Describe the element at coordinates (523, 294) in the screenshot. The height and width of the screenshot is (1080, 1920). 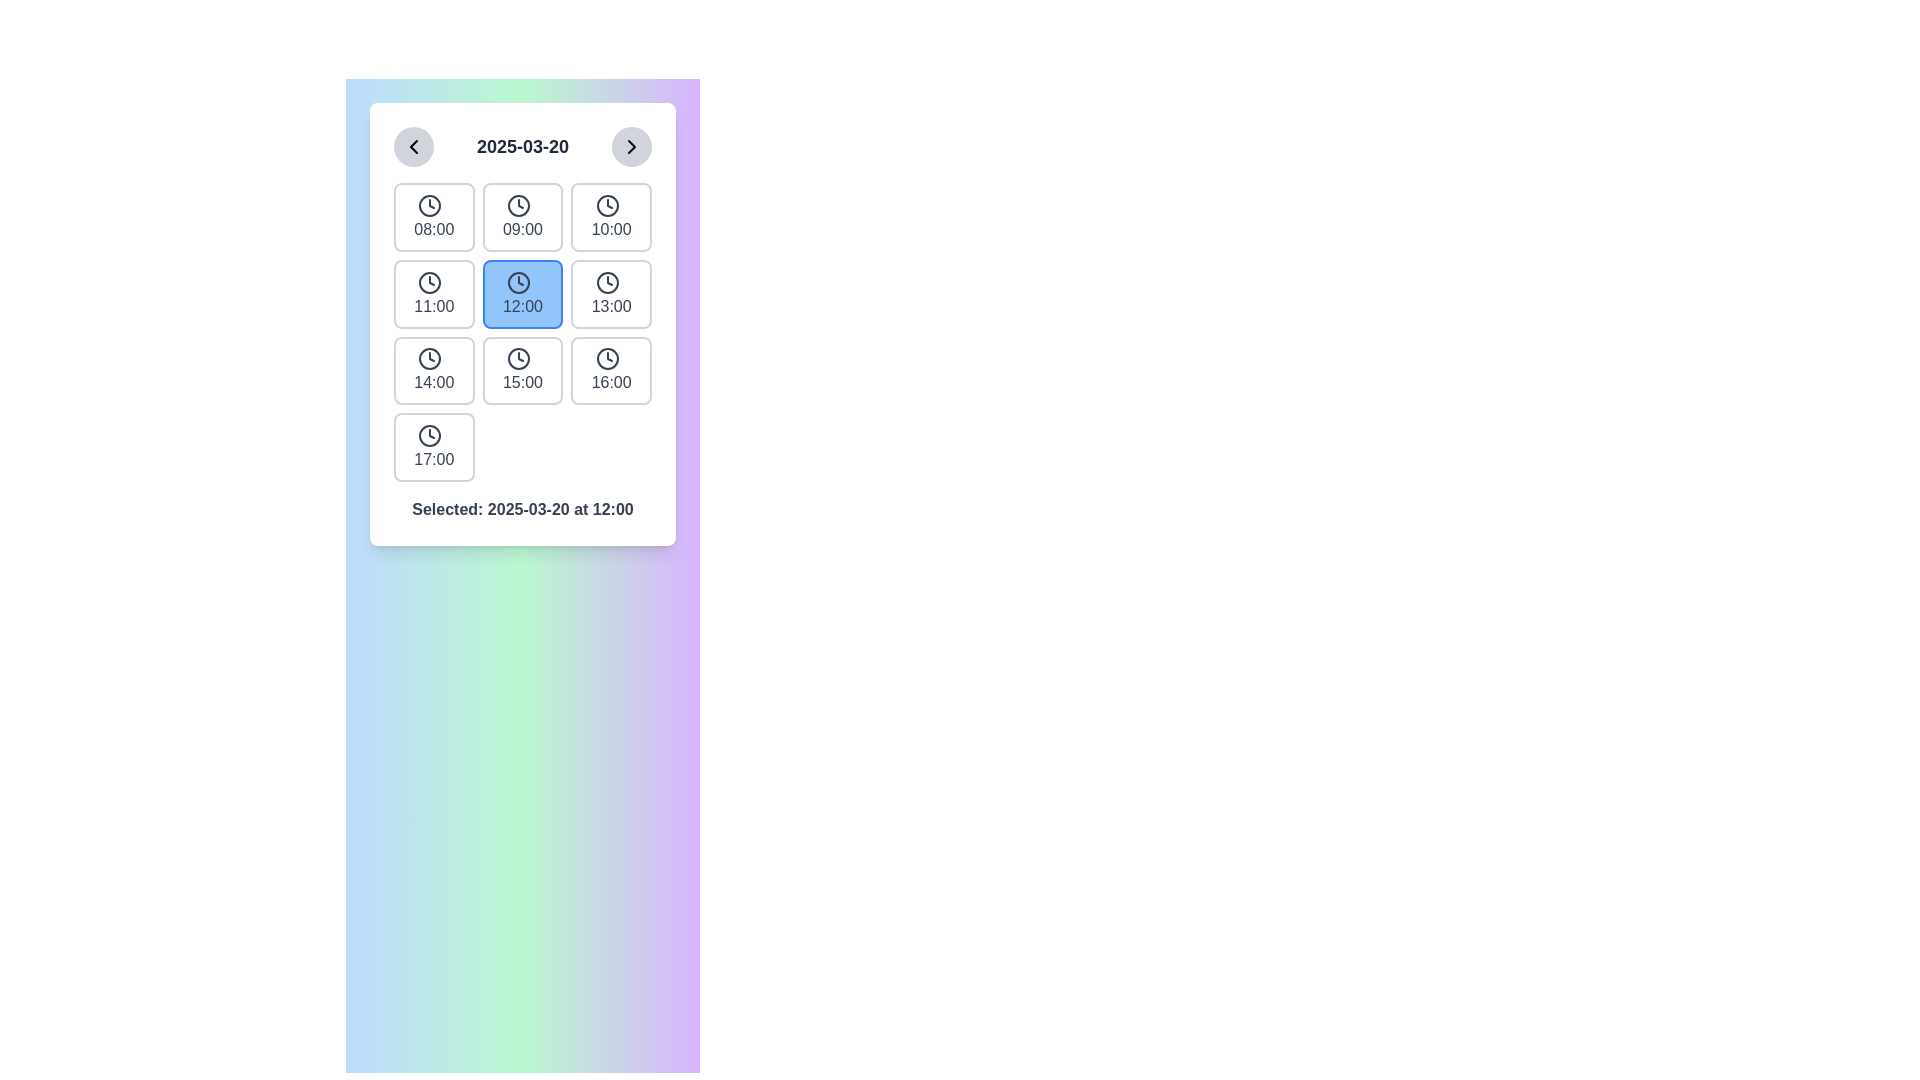
I see `the blue rectangular button with rounded corners labeled '12:00'` at that location.